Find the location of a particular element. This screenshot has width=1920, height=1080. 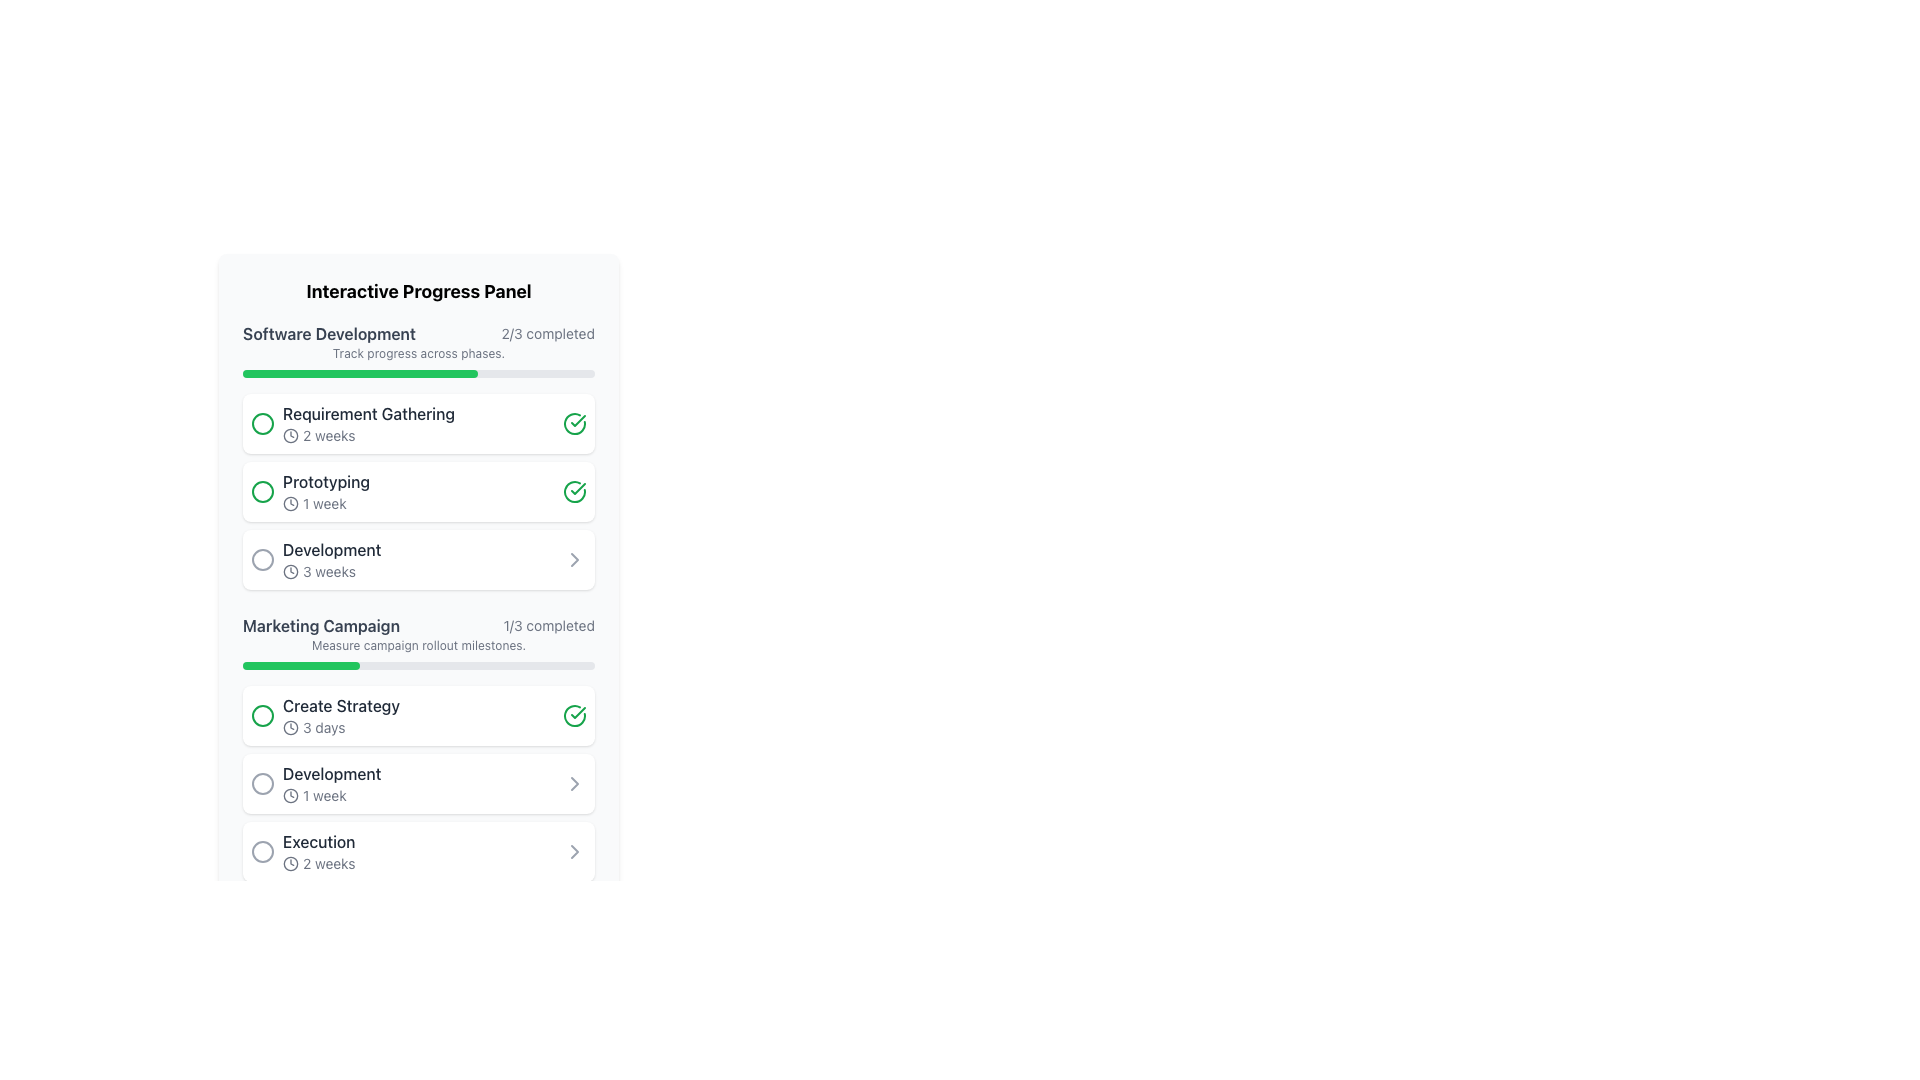

the Section Component with Progress Overview and Subsections is located at coordinates (417, 748).